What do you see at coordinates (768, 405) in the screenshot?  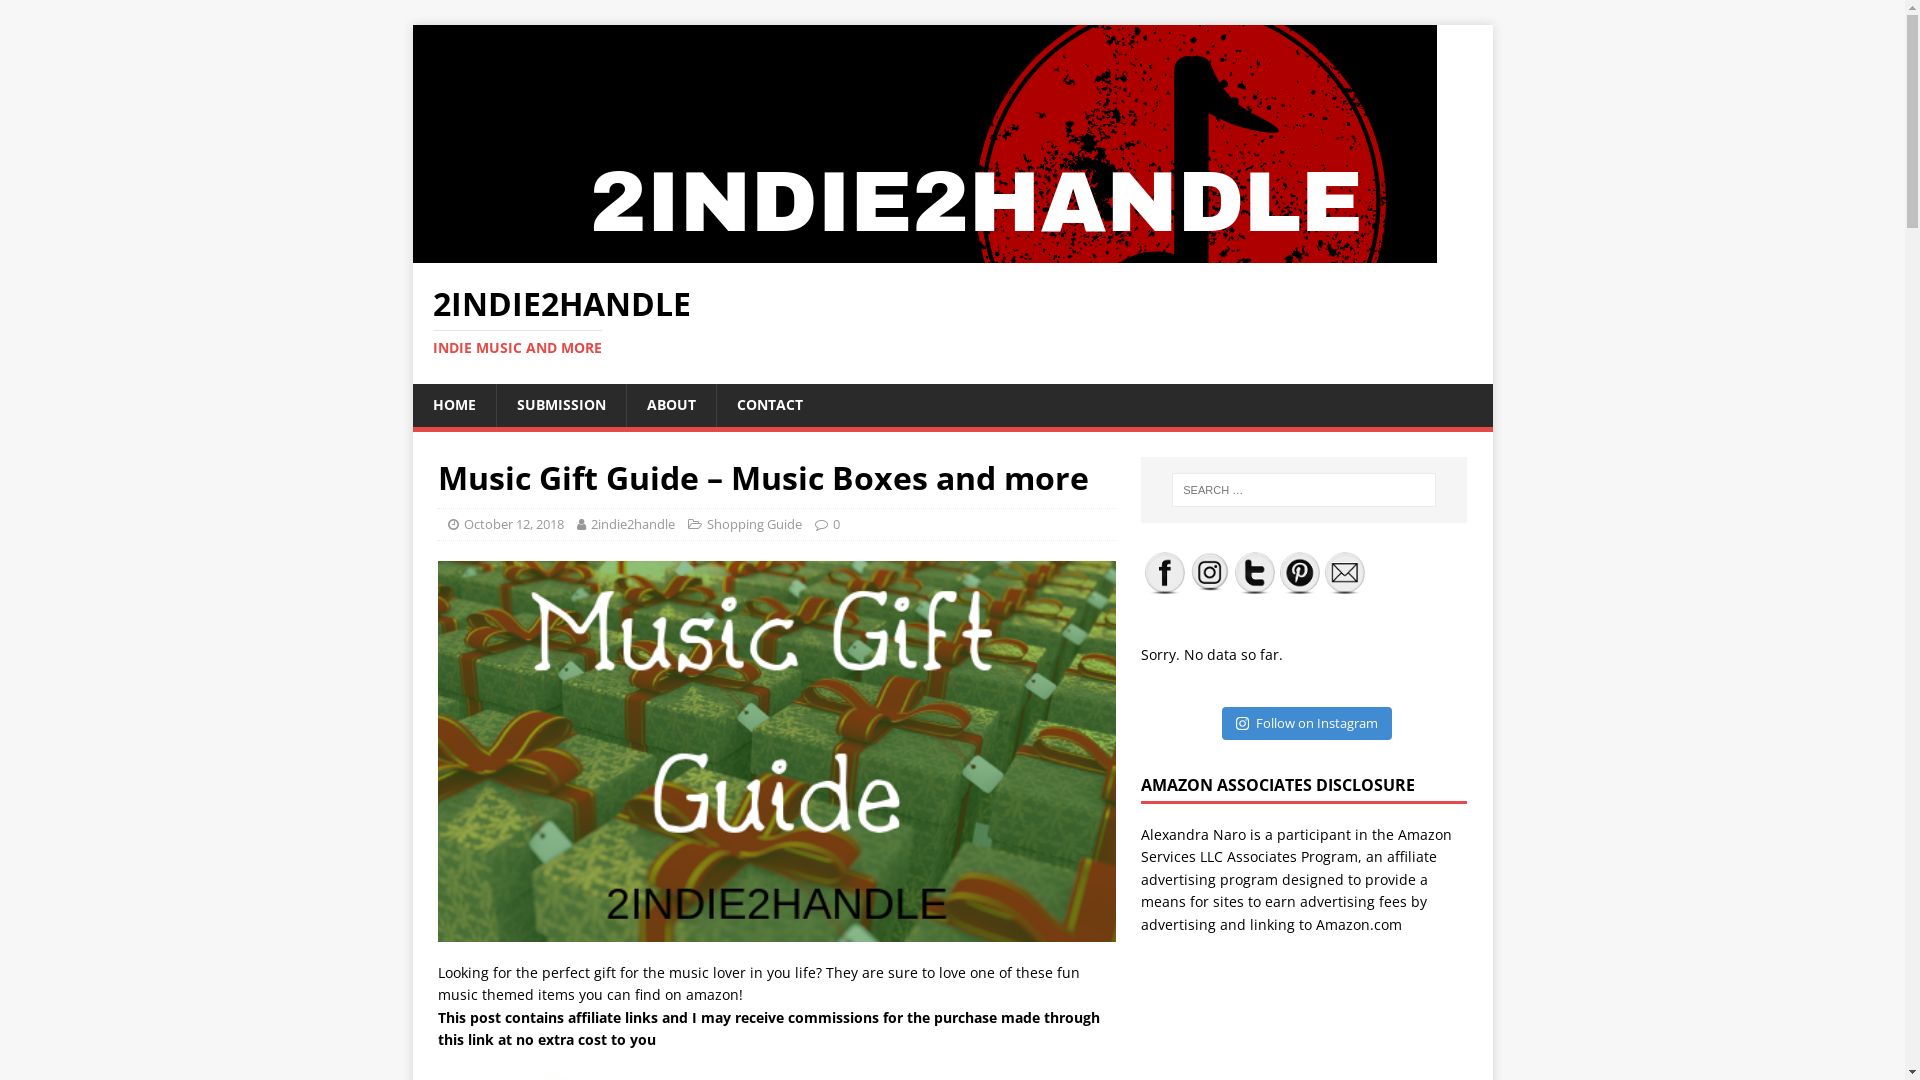 I see `'CONTACT'` at bounding box center [768, 405].